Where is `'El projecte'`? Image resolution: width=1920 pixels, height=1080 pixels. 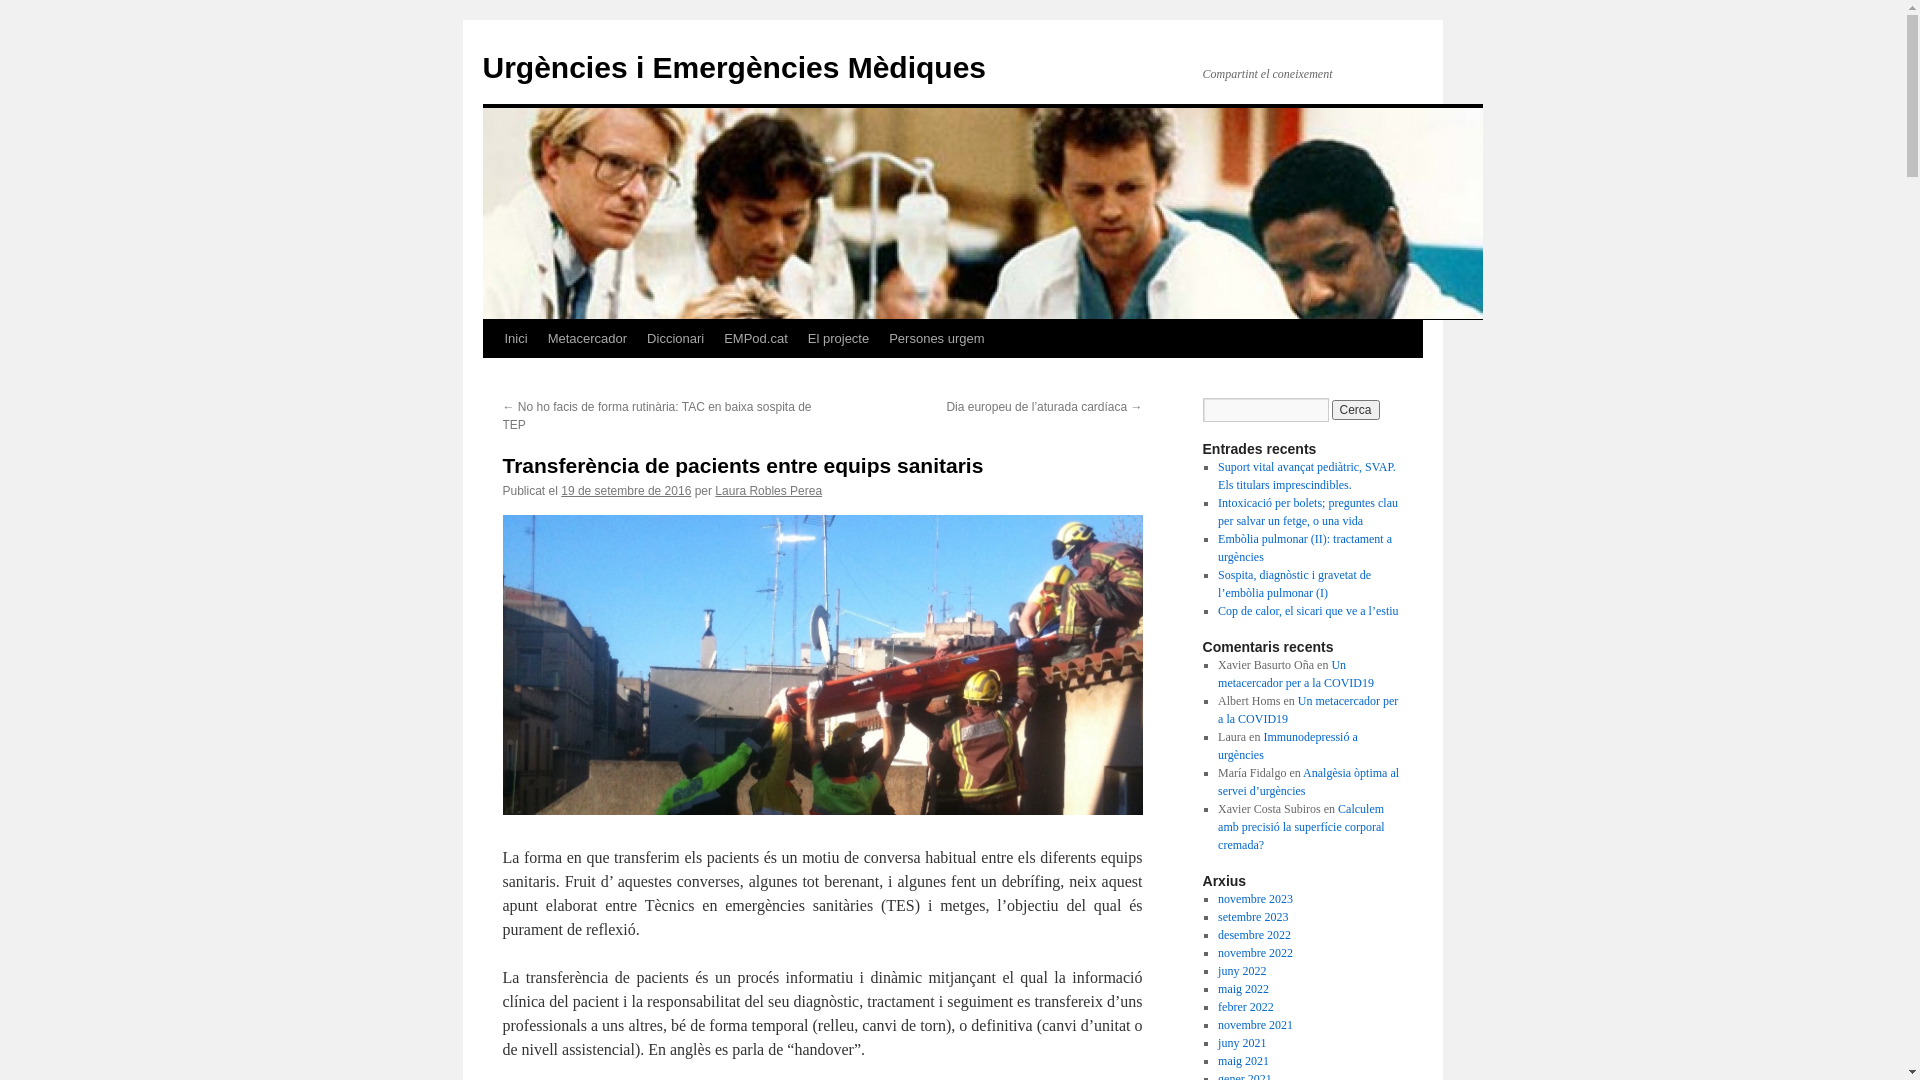 'El projecte' is located at coordinates (838, 338).